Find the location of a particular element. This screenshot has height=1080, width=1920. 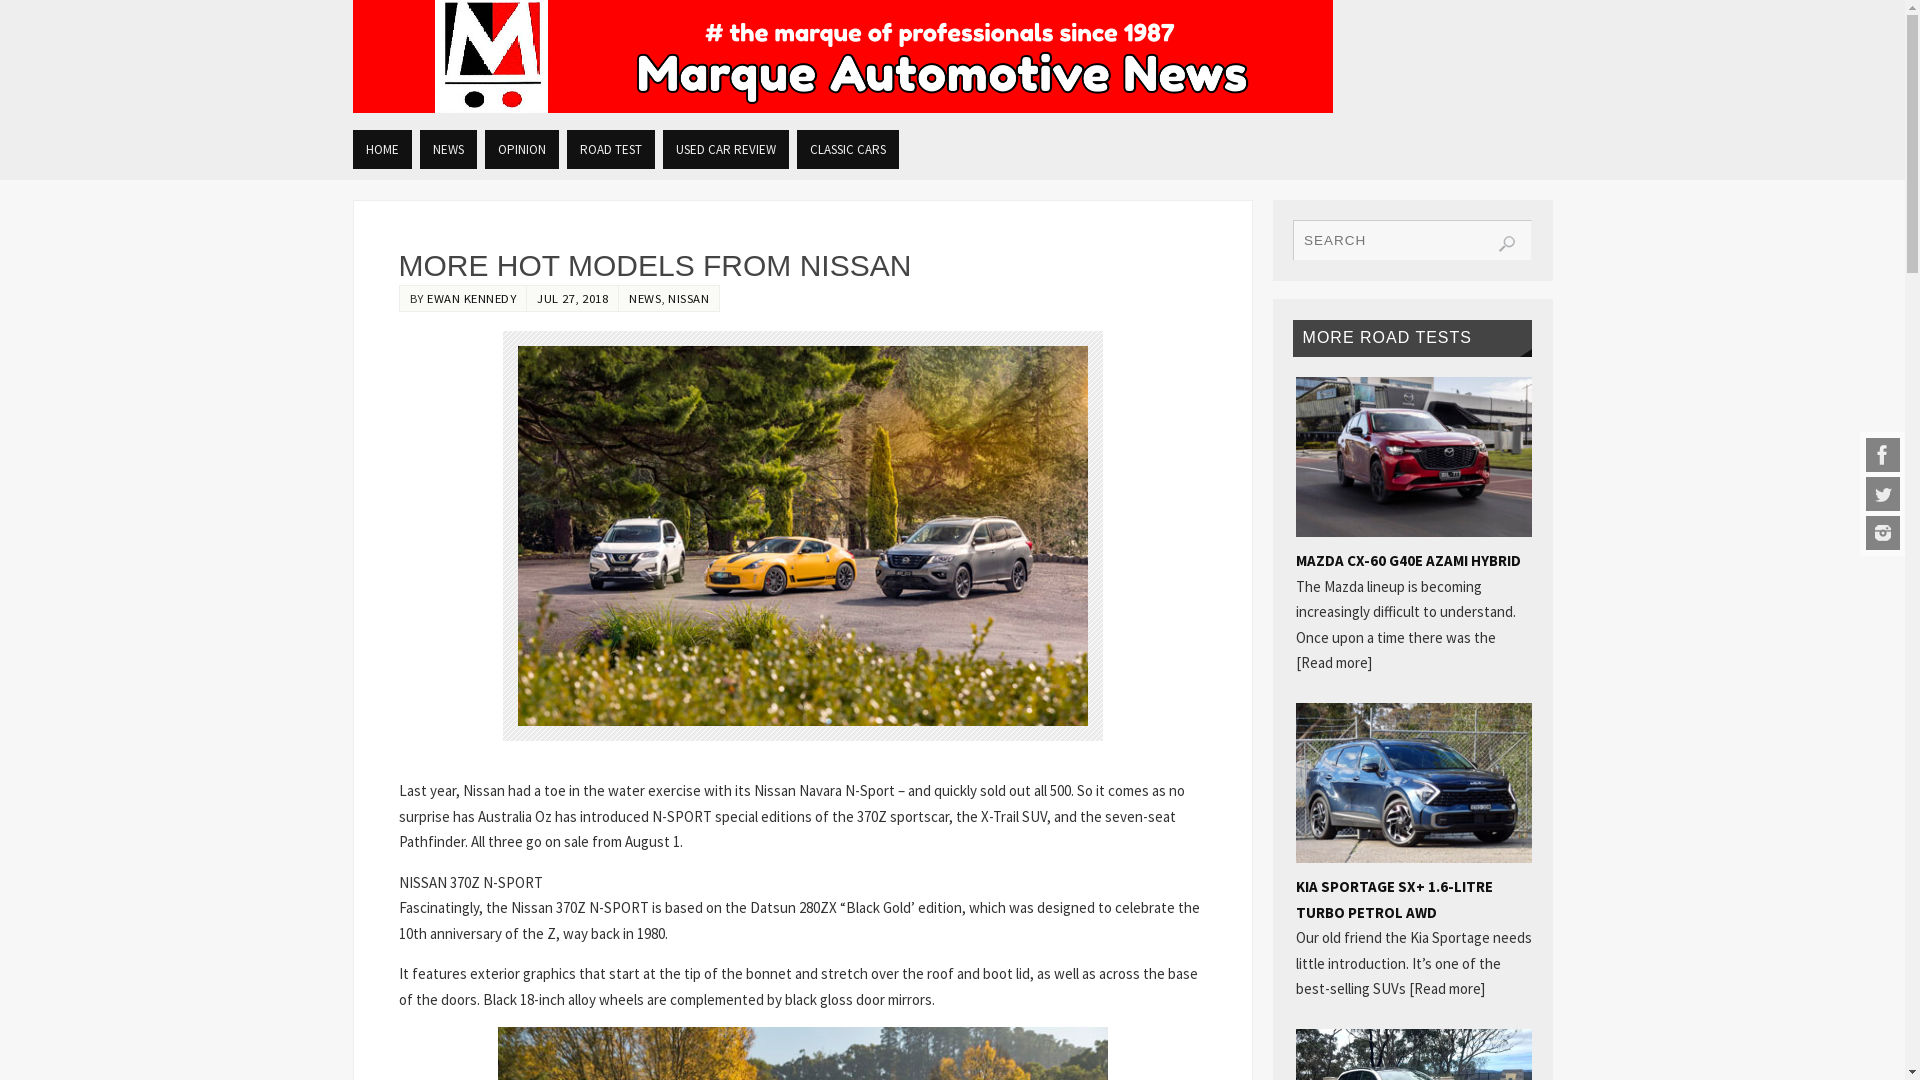

'USED CAR REVIEW' is located at coordinates (723, 148).